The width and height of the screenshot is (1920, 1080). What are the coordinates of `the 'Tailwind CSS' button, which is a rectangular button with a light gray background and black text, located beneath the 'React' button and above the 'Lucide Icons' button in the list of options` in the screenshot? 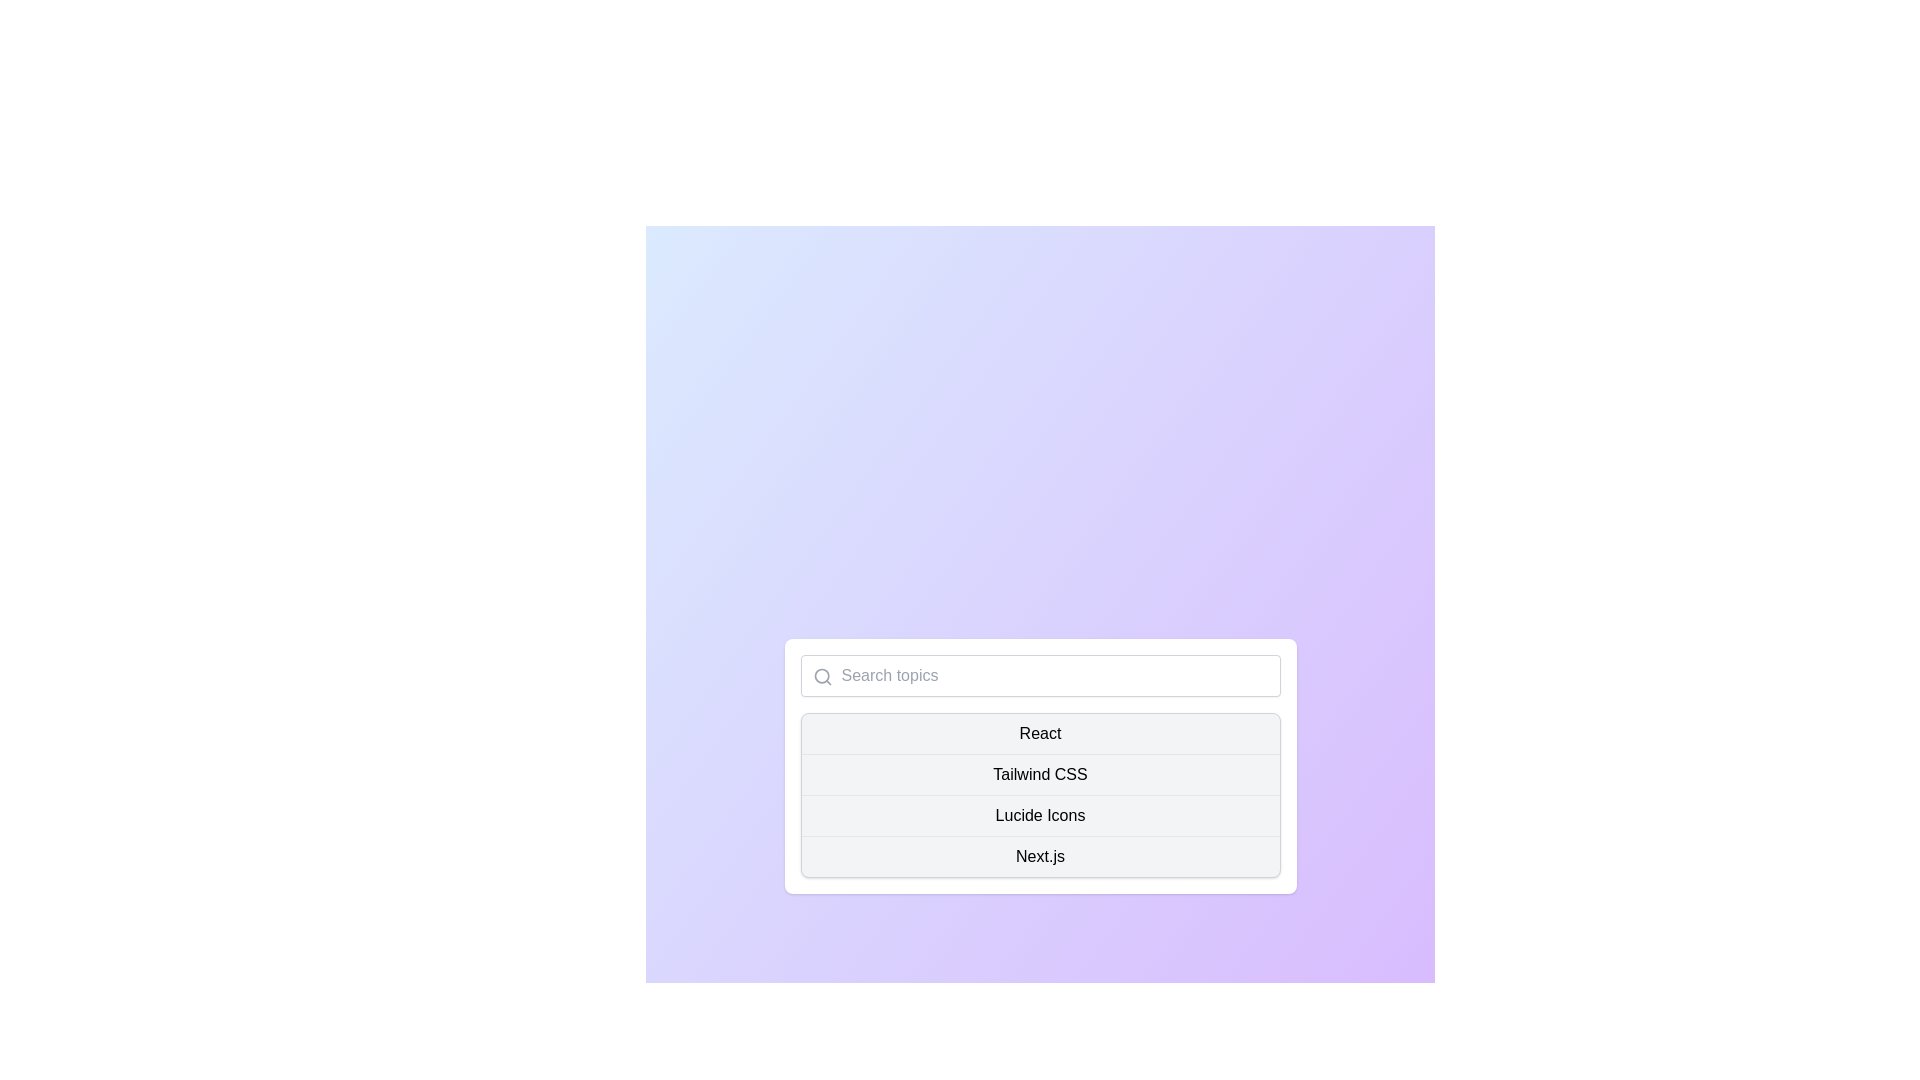 It's located at (1040, 773).